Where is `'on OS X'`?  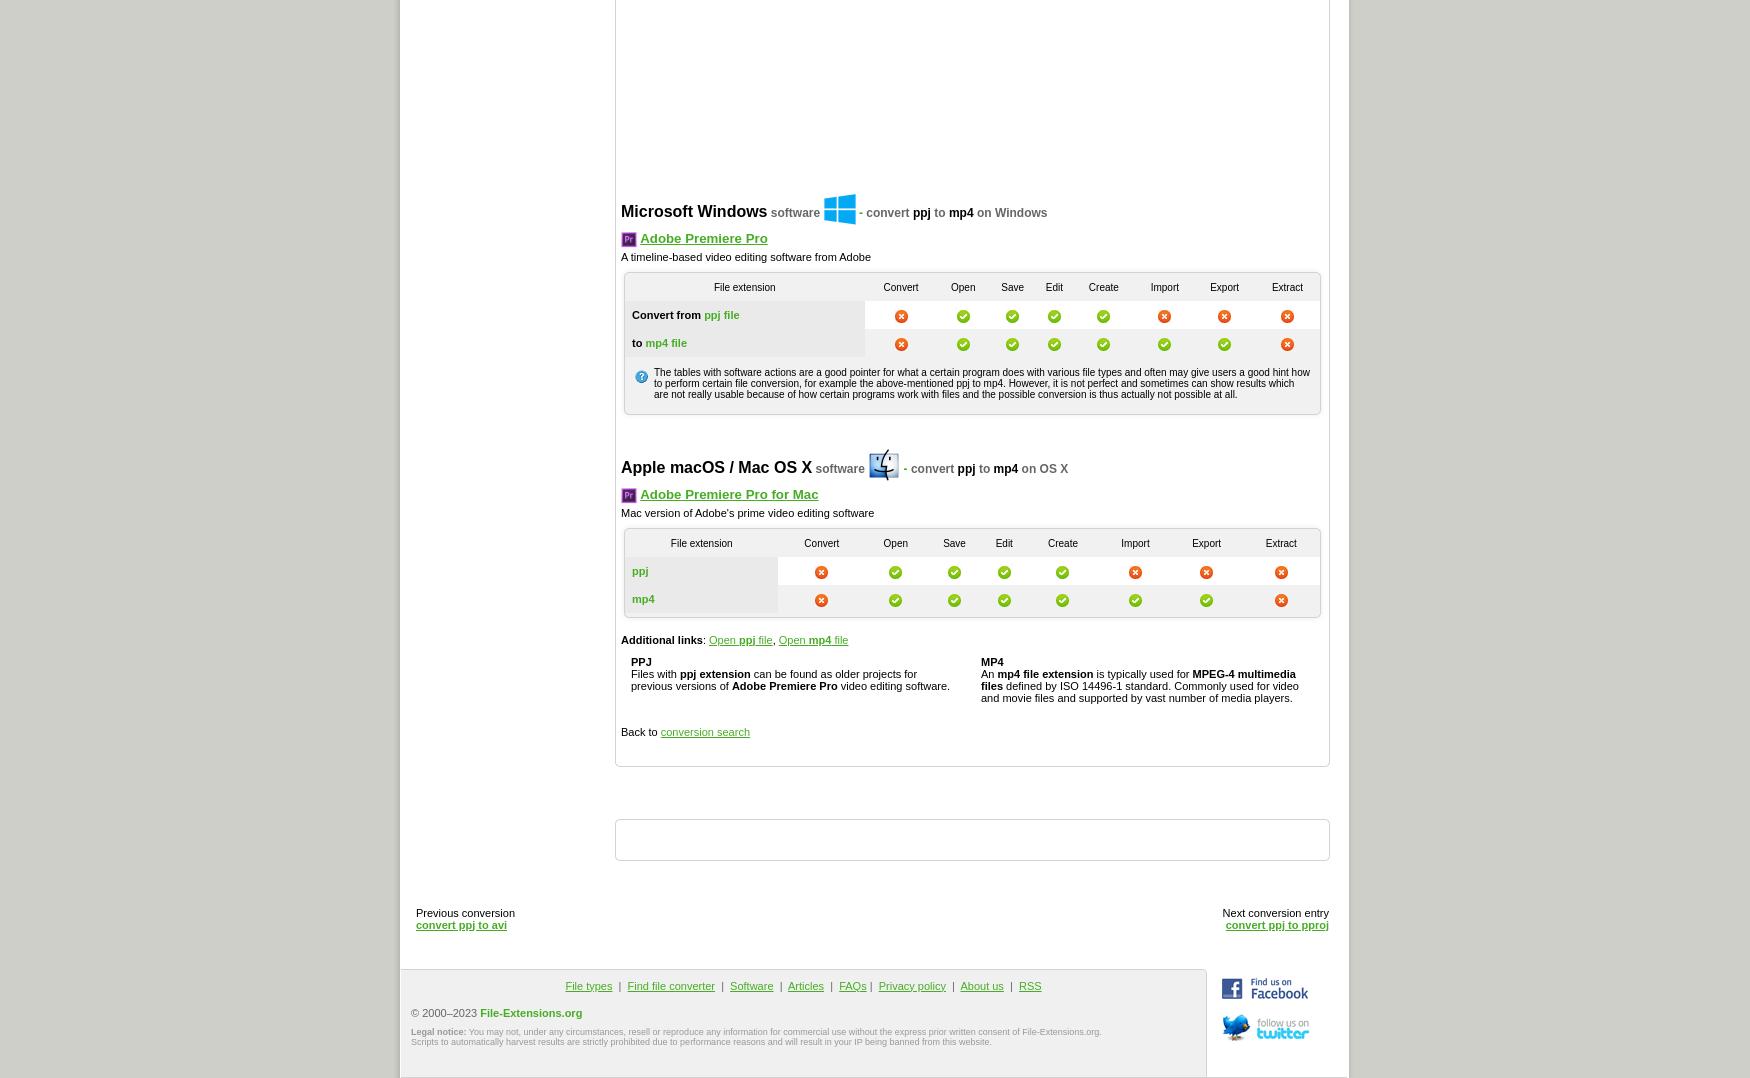
'on OS X' is located at coordinates (1042, 466).